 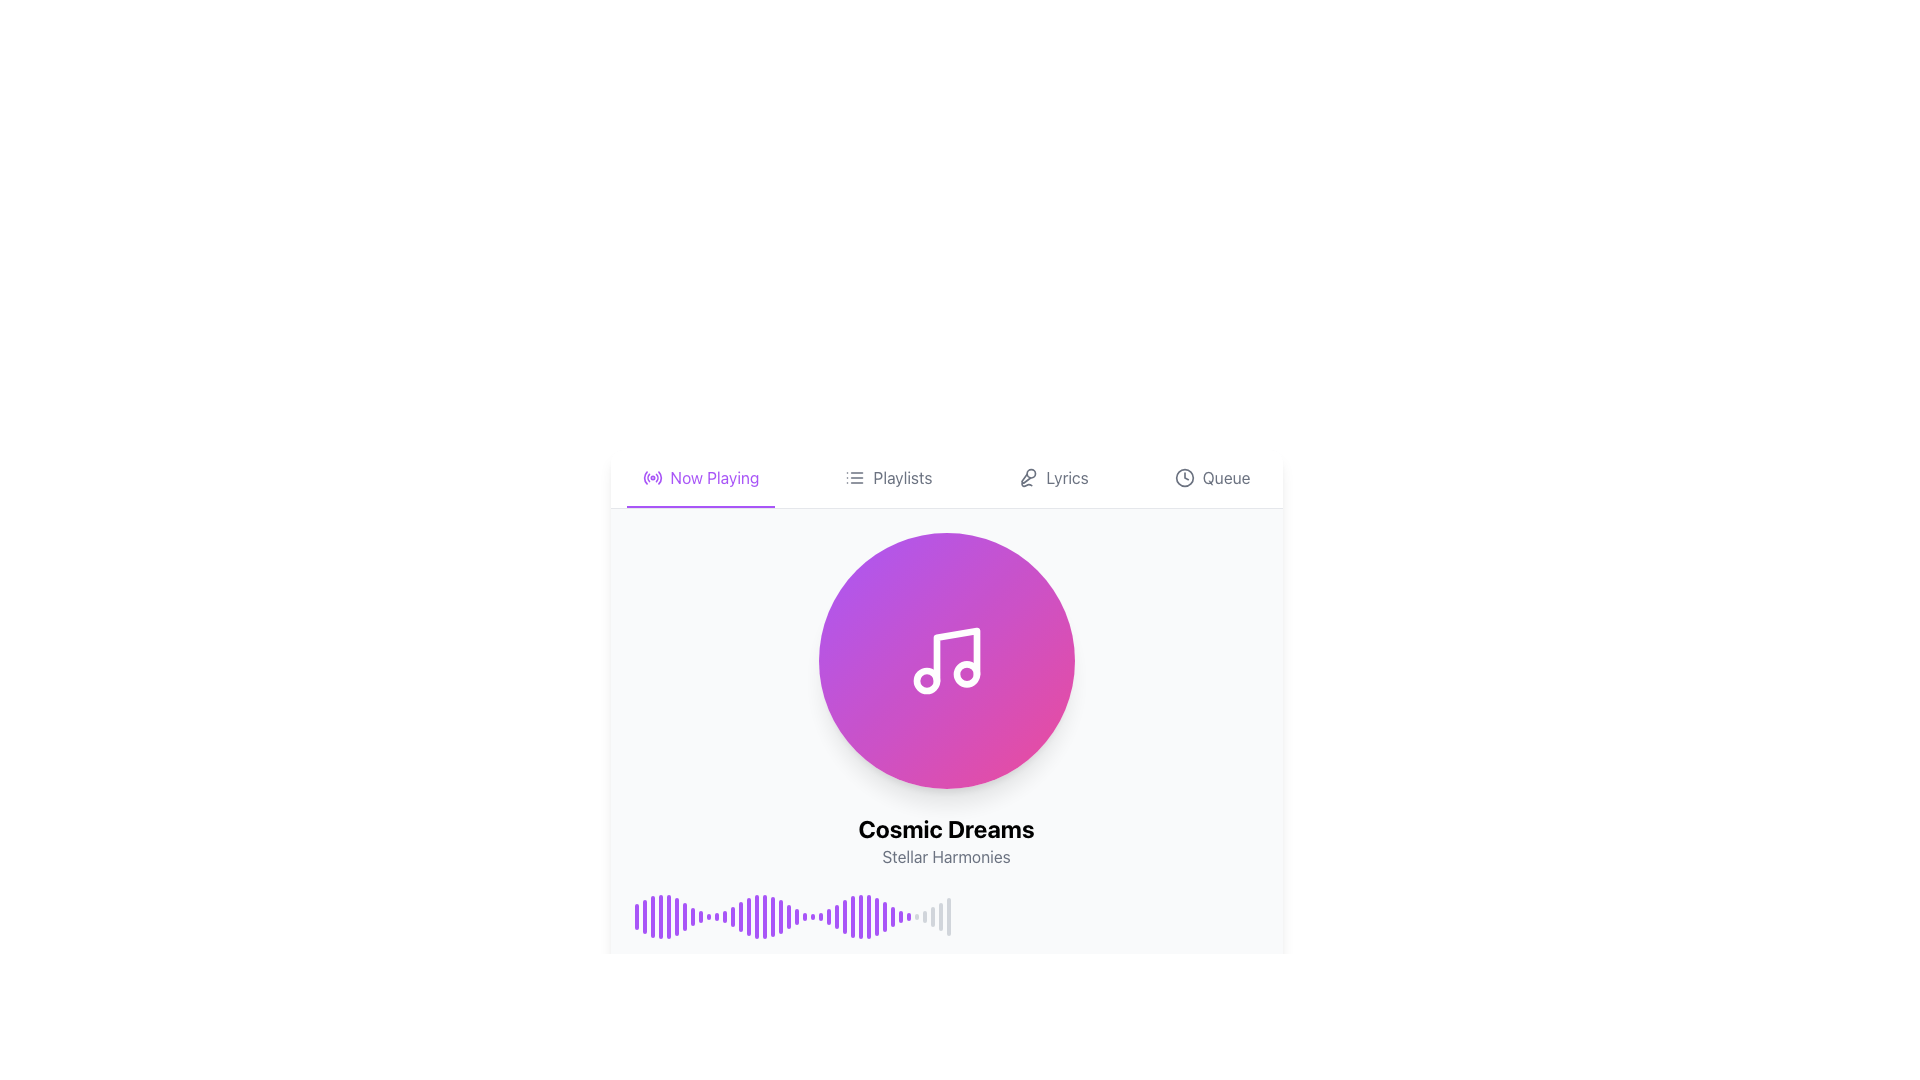 I want to click on the 'Now Playing' icon, which serves as a decorative element in the 'Now Playing' tab header, located to the left of the text label 'Now Playing', so click(x=652, y=478).